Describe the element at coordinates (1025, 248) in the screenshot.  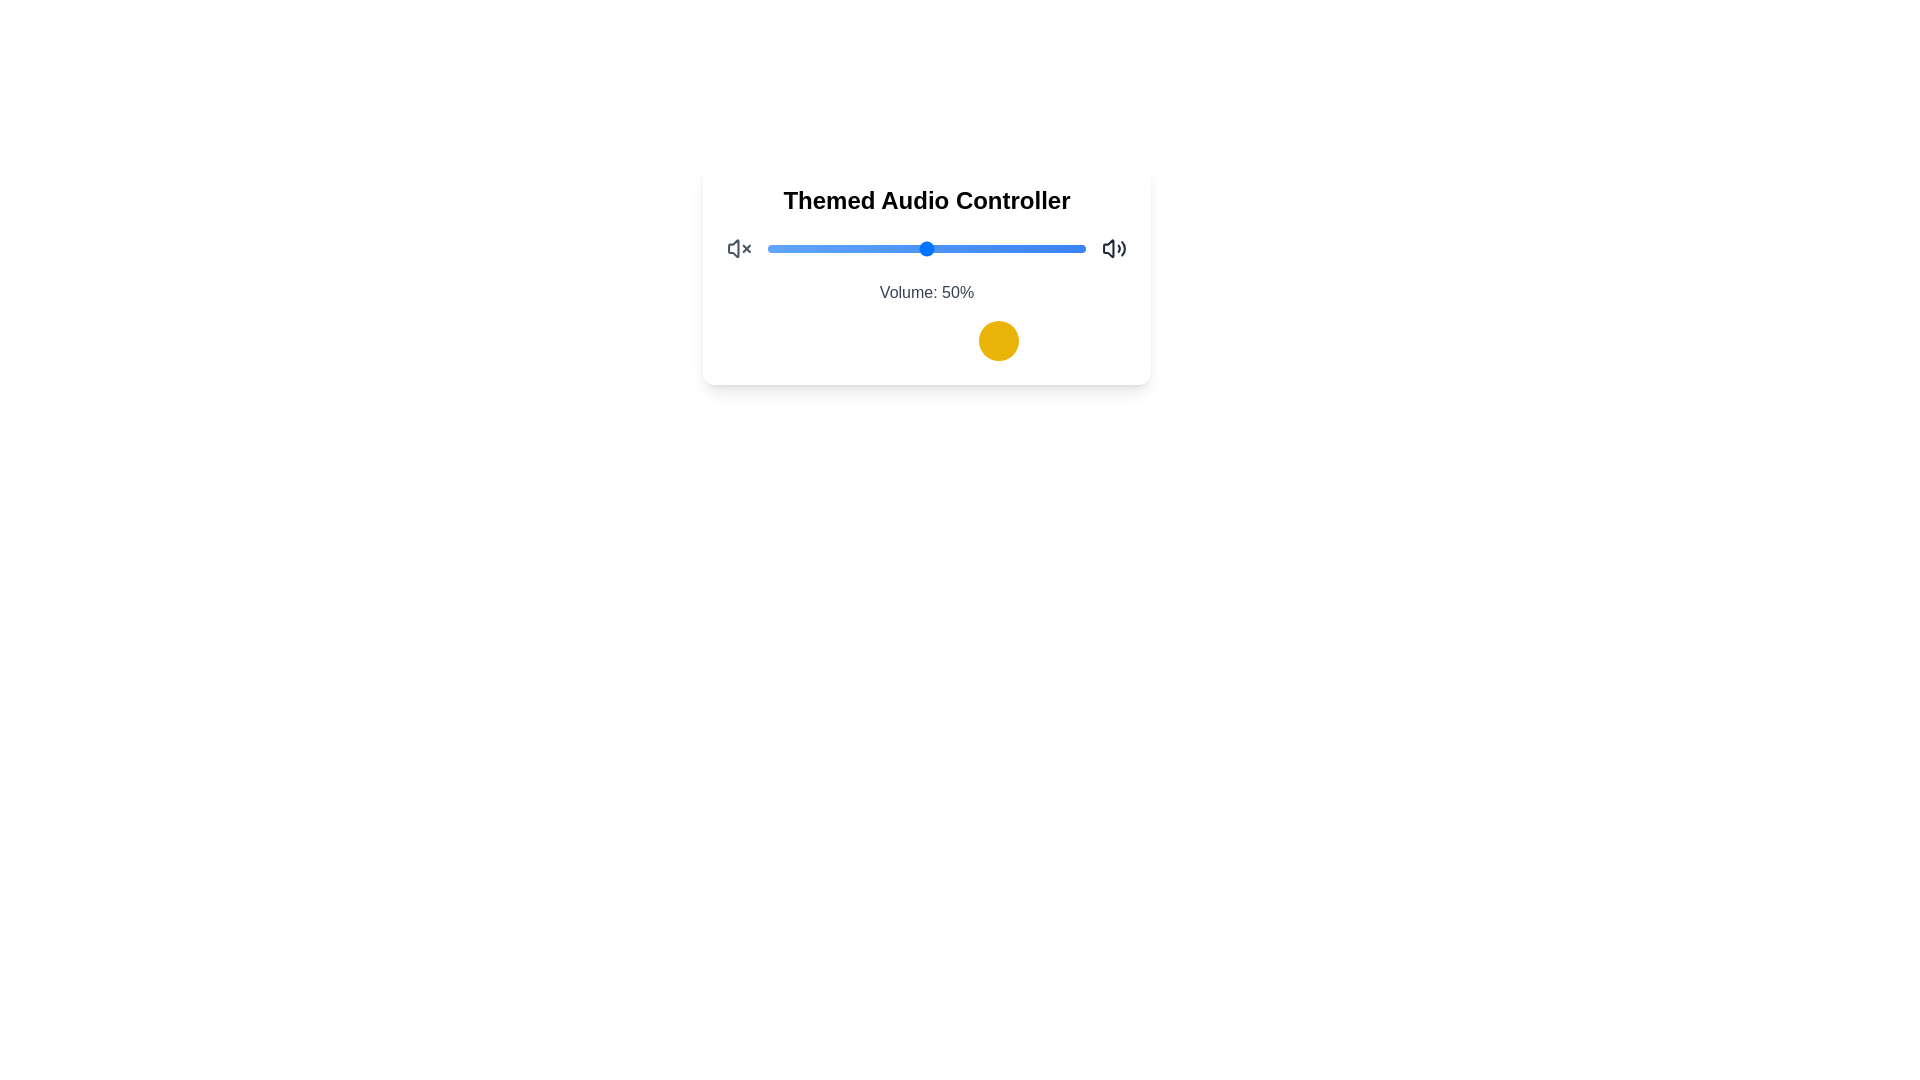
I see `the volume slider to set the volume to 81%` at that location.